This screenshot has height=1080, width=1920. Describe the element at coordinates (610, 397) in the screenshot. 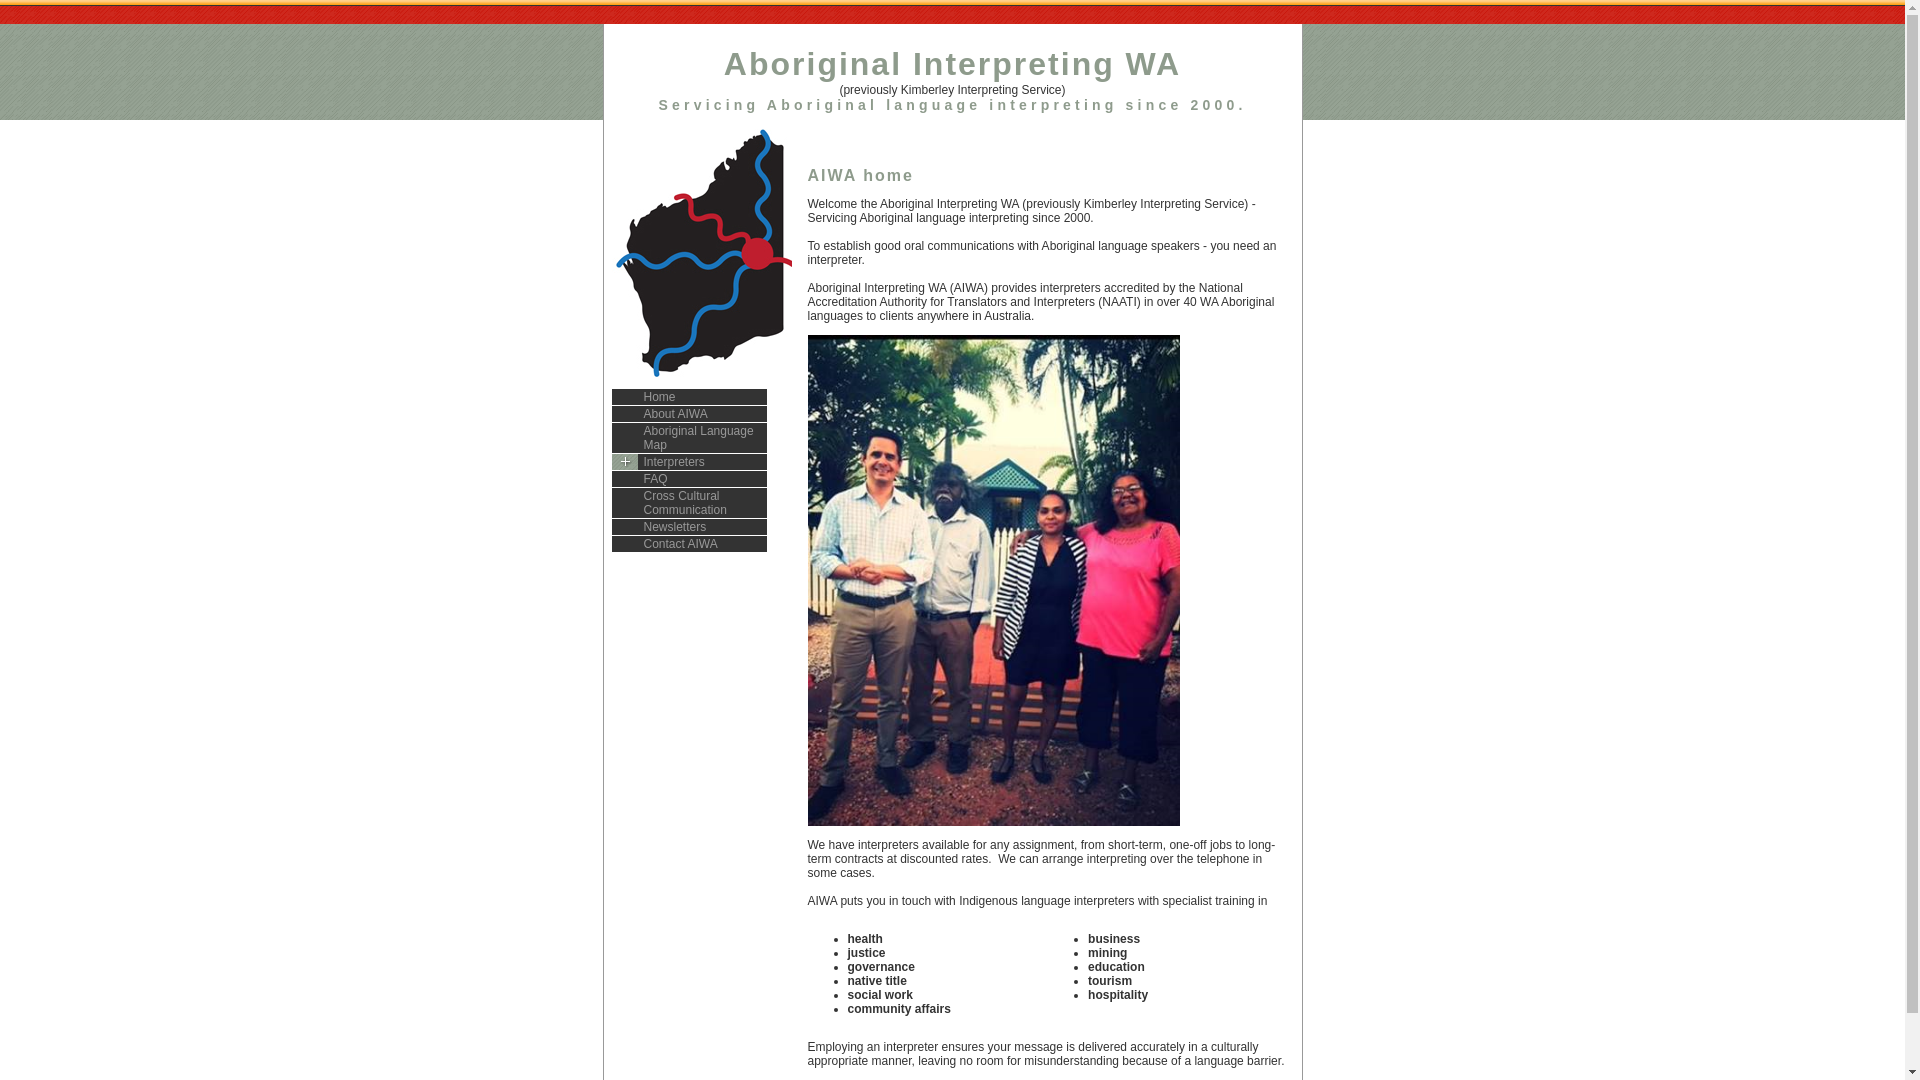

I see `'Home'` at that location.